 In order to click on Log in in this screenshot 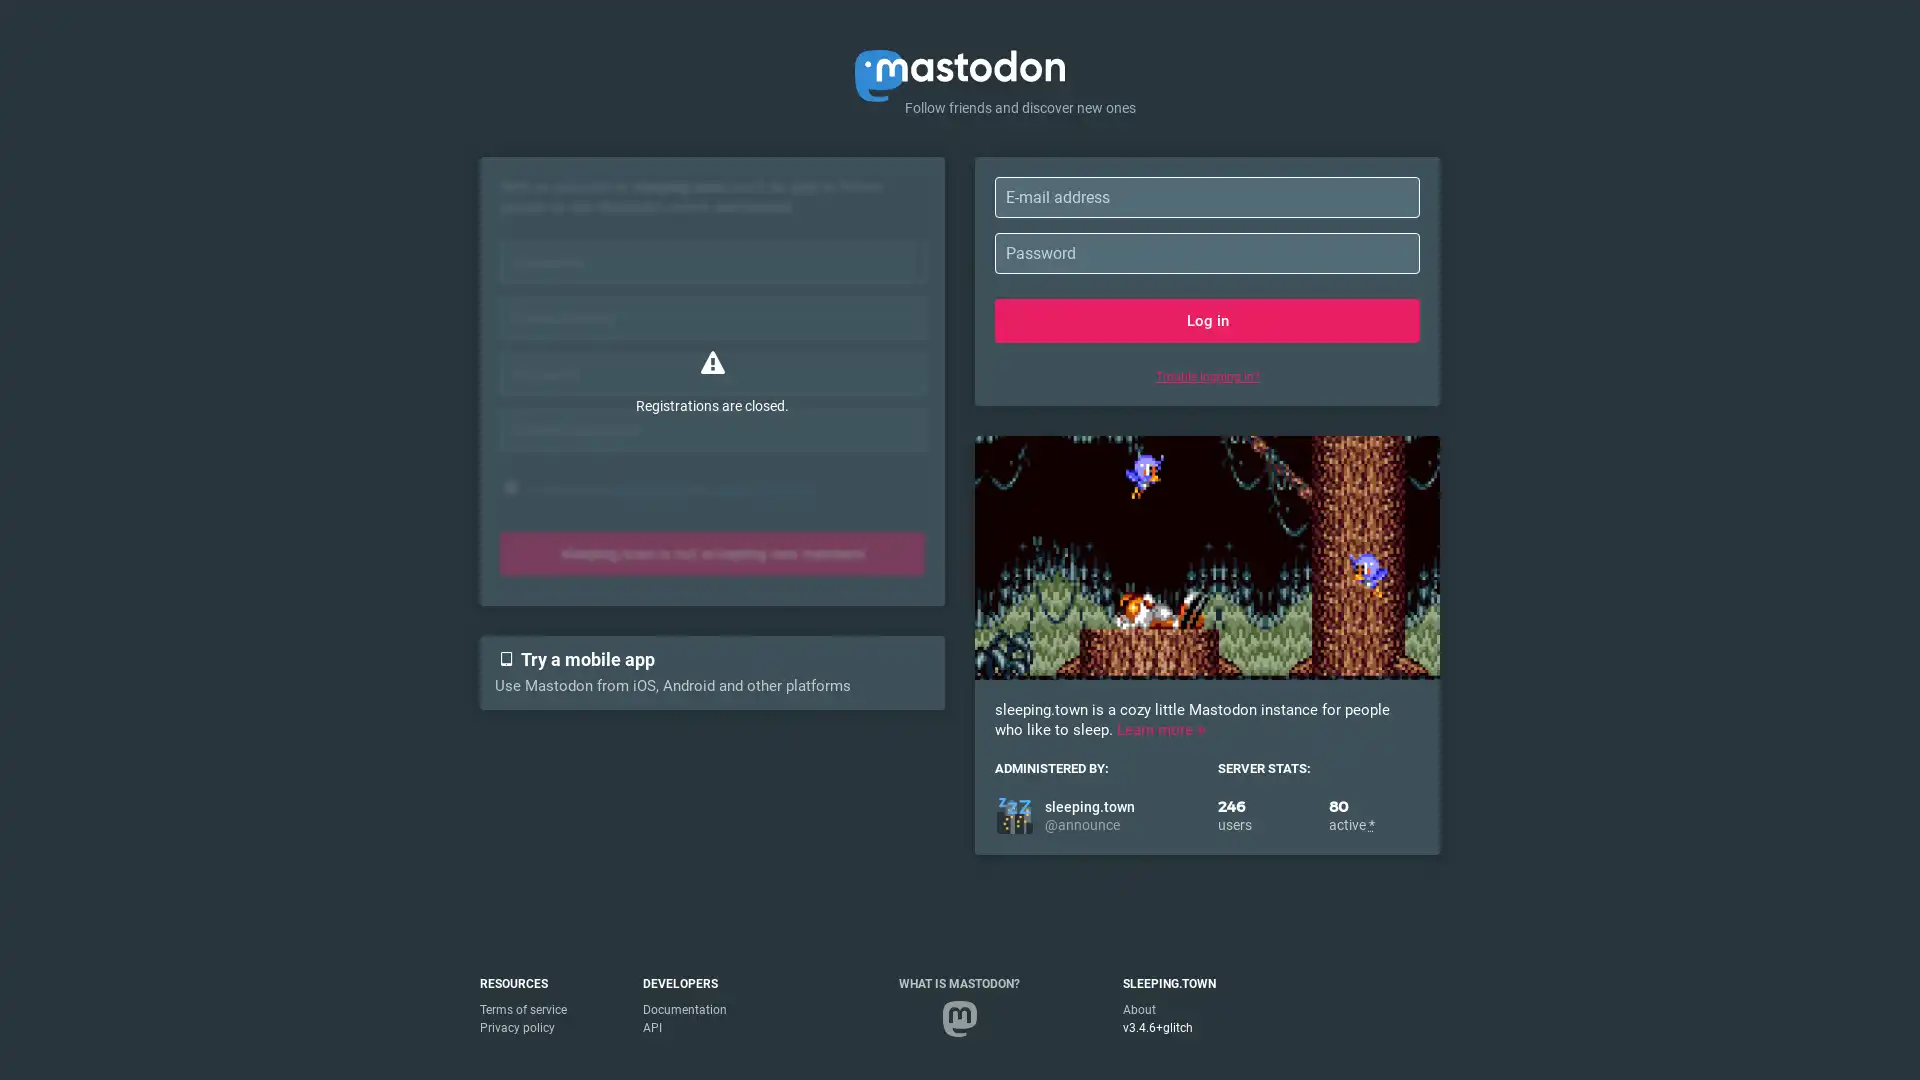, I will do `click(1206, 319)`.